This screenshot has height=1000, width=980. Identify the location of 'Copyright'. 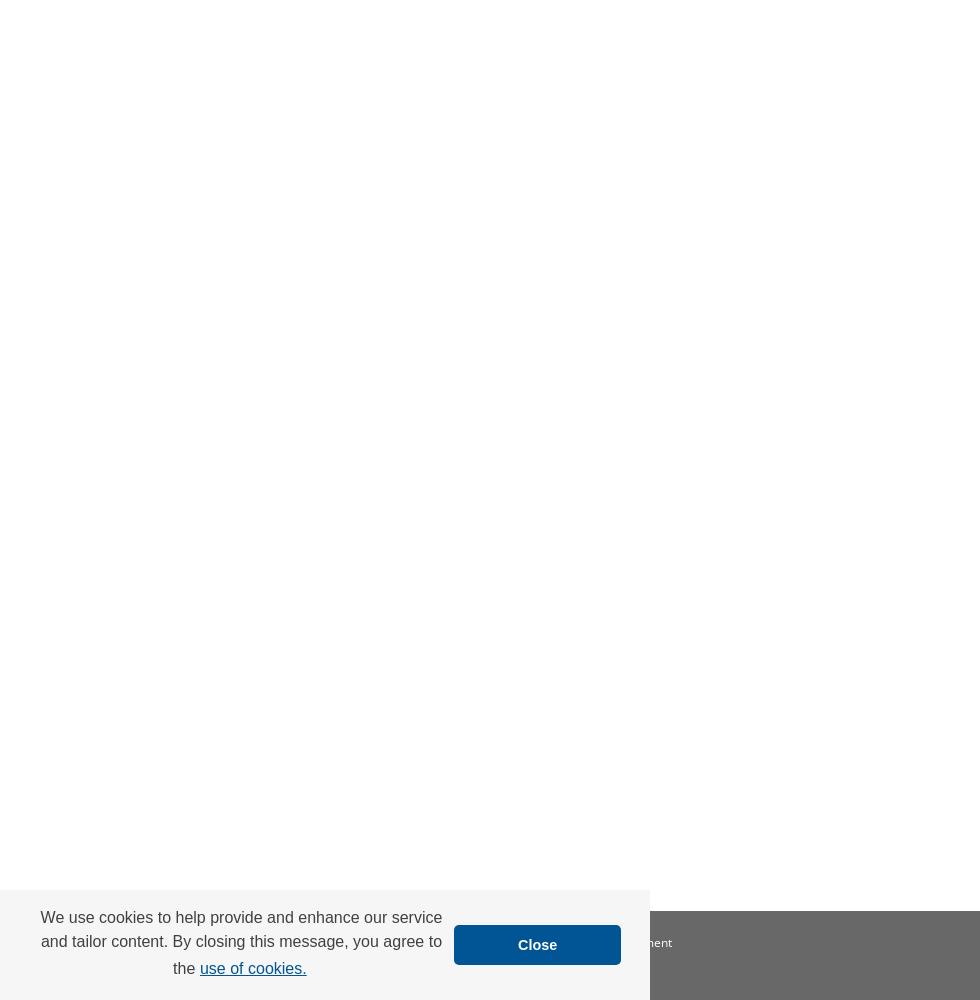
(347, 966).